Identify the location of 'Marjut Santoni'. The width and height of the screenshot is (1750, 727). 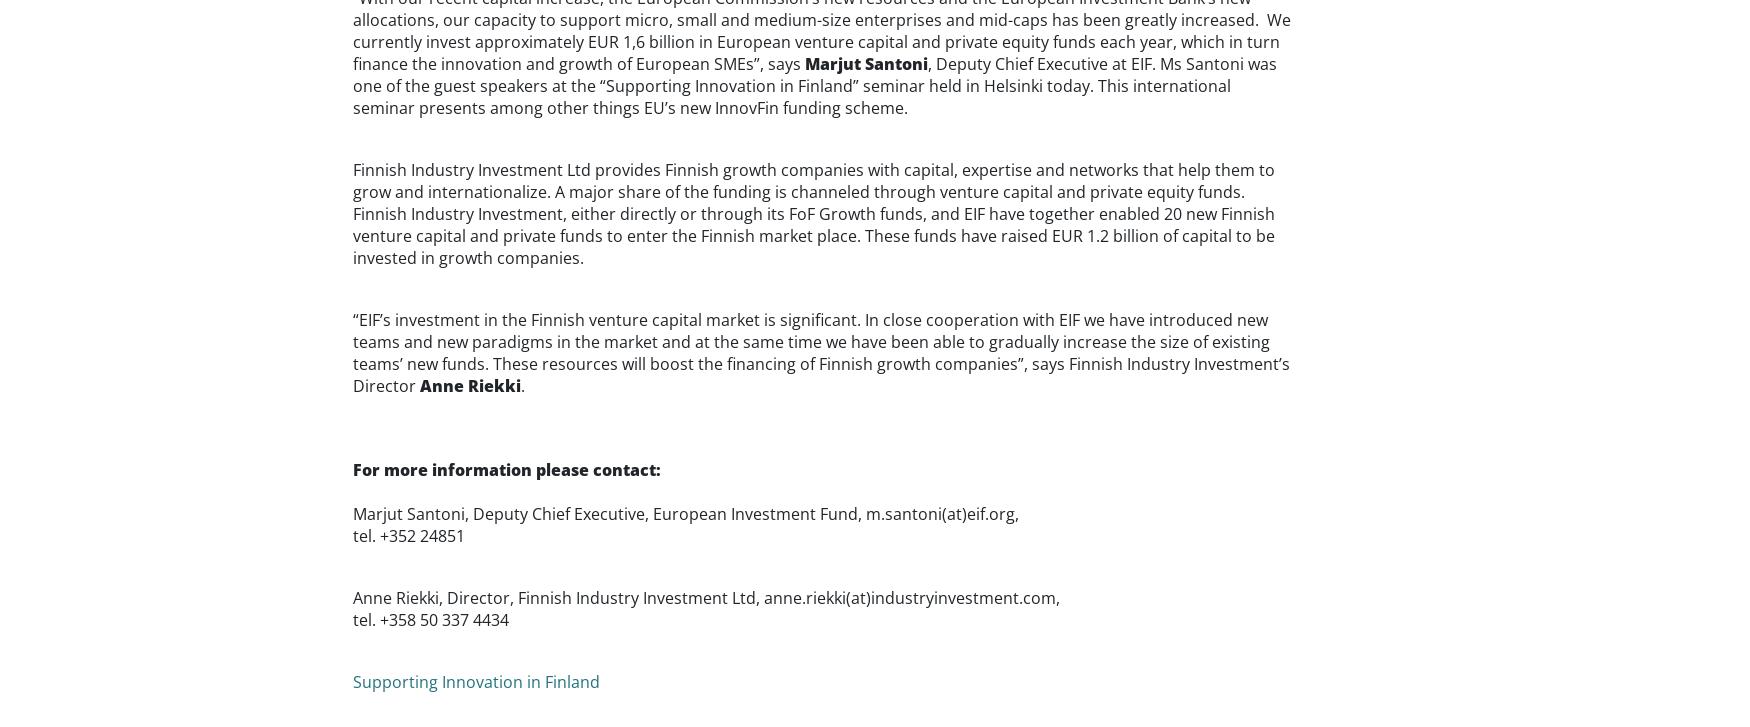
(865, 63).